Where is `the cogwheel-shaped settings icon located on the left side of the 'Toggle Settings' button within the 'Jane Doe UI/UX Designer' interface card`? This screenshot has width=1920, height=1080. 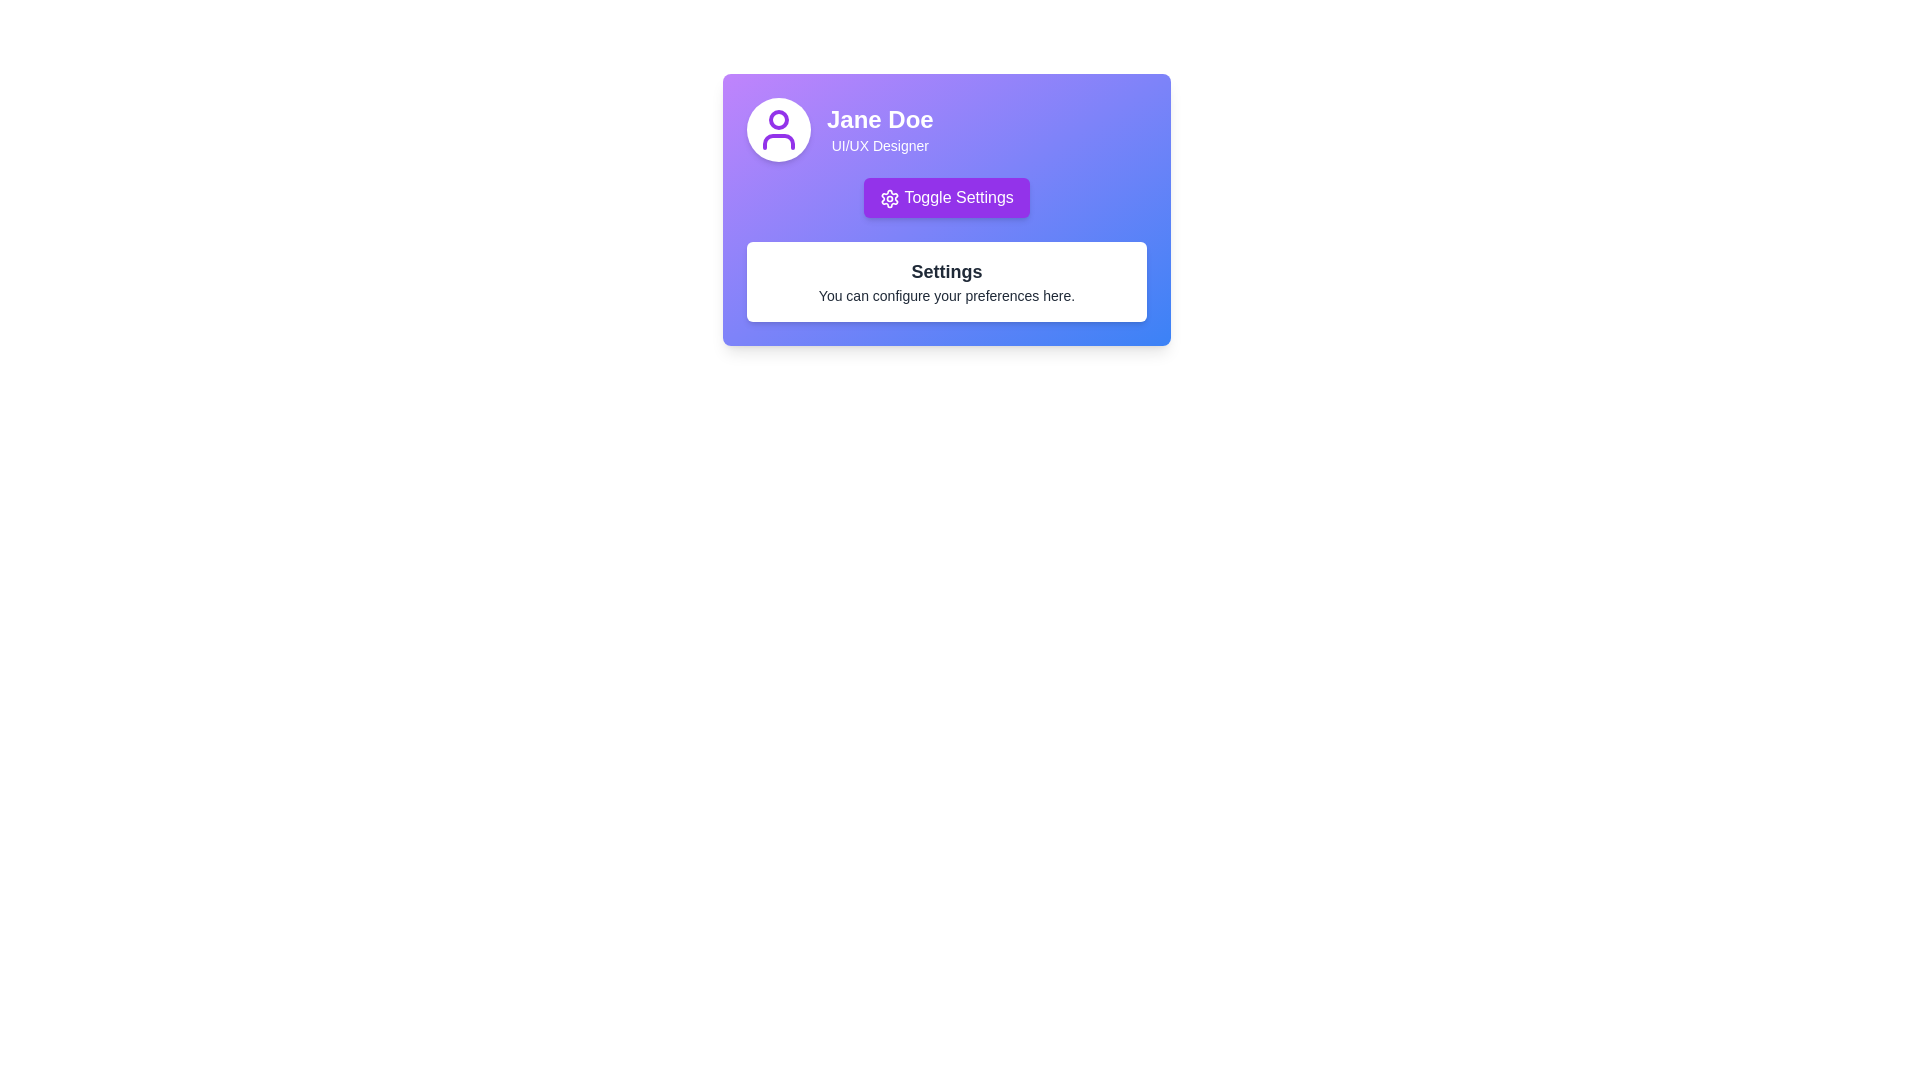
the cogwheel-shaped settings icon located on the left side of the 'Toggle Settings' button within the 'Jane Doe UI/UX Designer' interface card is located at coordinates (889, 198).